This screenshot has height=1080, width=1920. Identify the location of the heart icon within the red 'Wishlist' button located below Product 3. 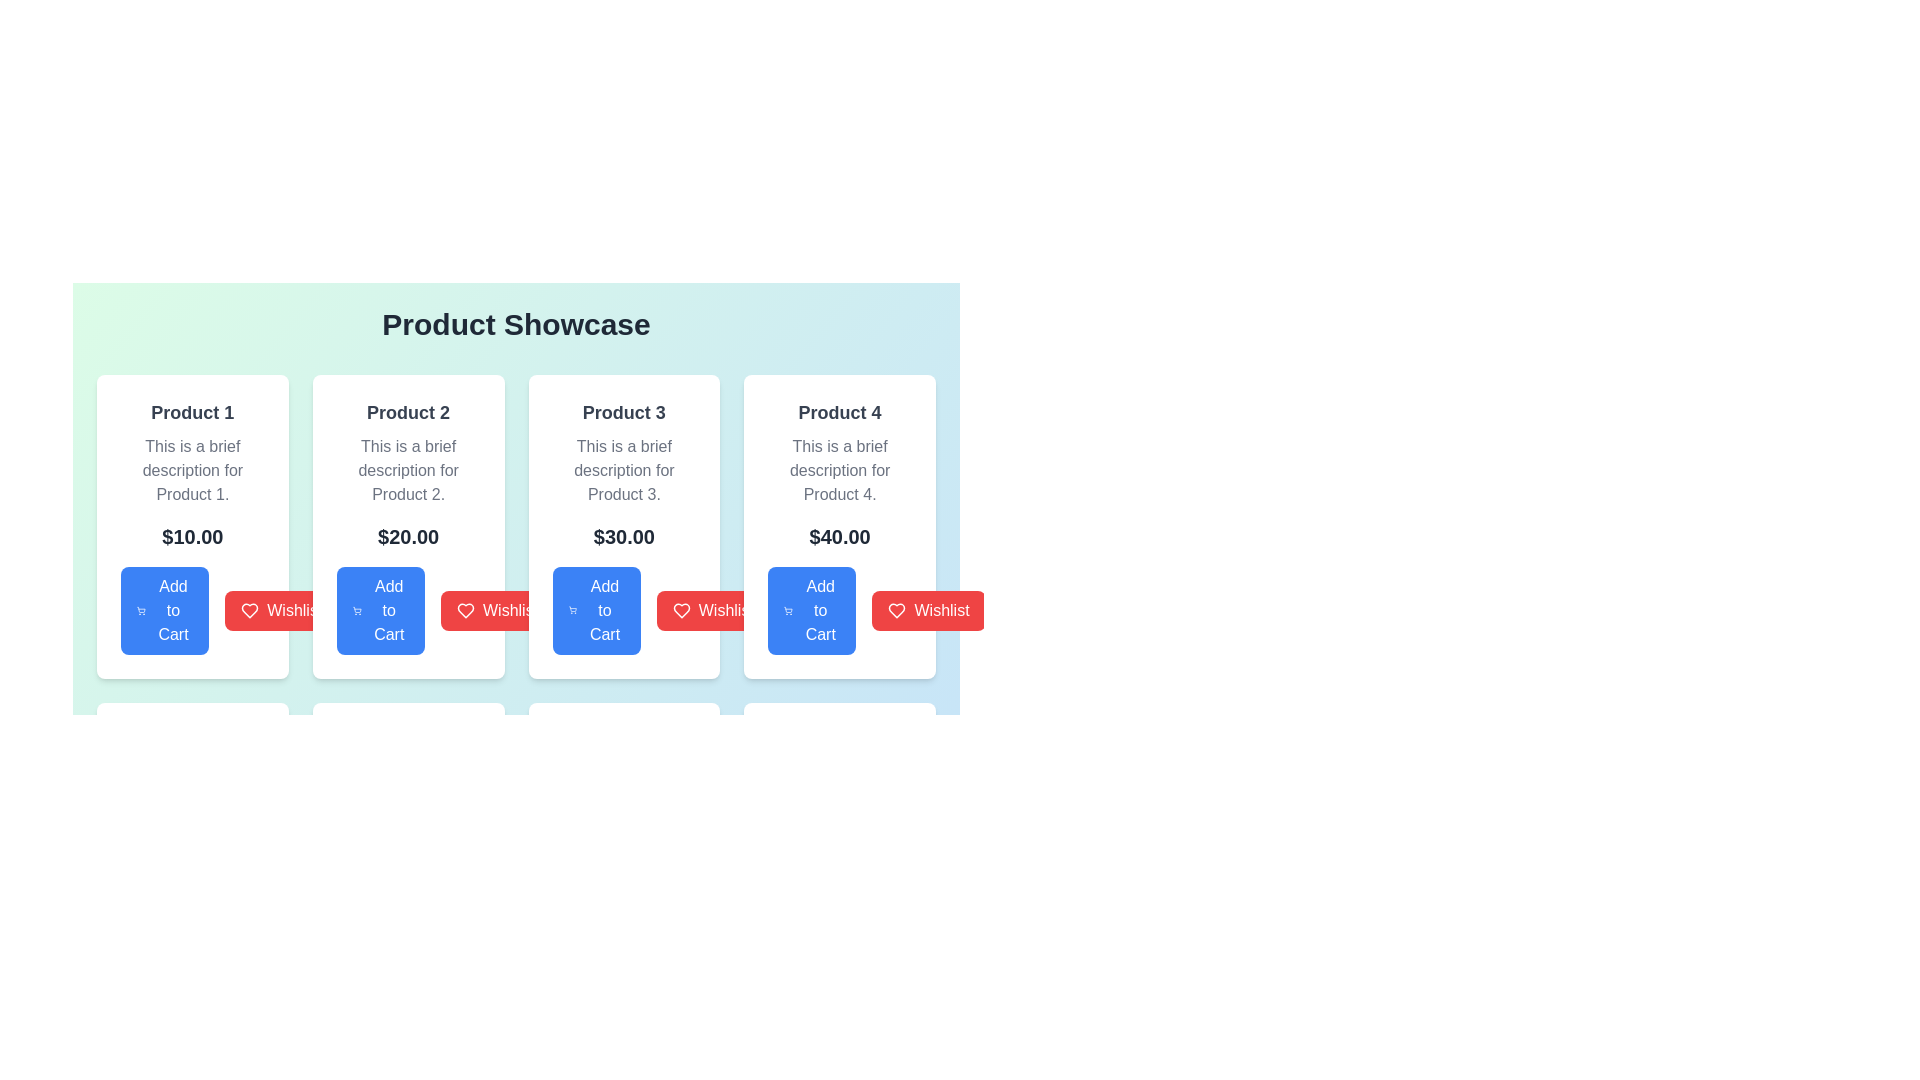
(681, 609).